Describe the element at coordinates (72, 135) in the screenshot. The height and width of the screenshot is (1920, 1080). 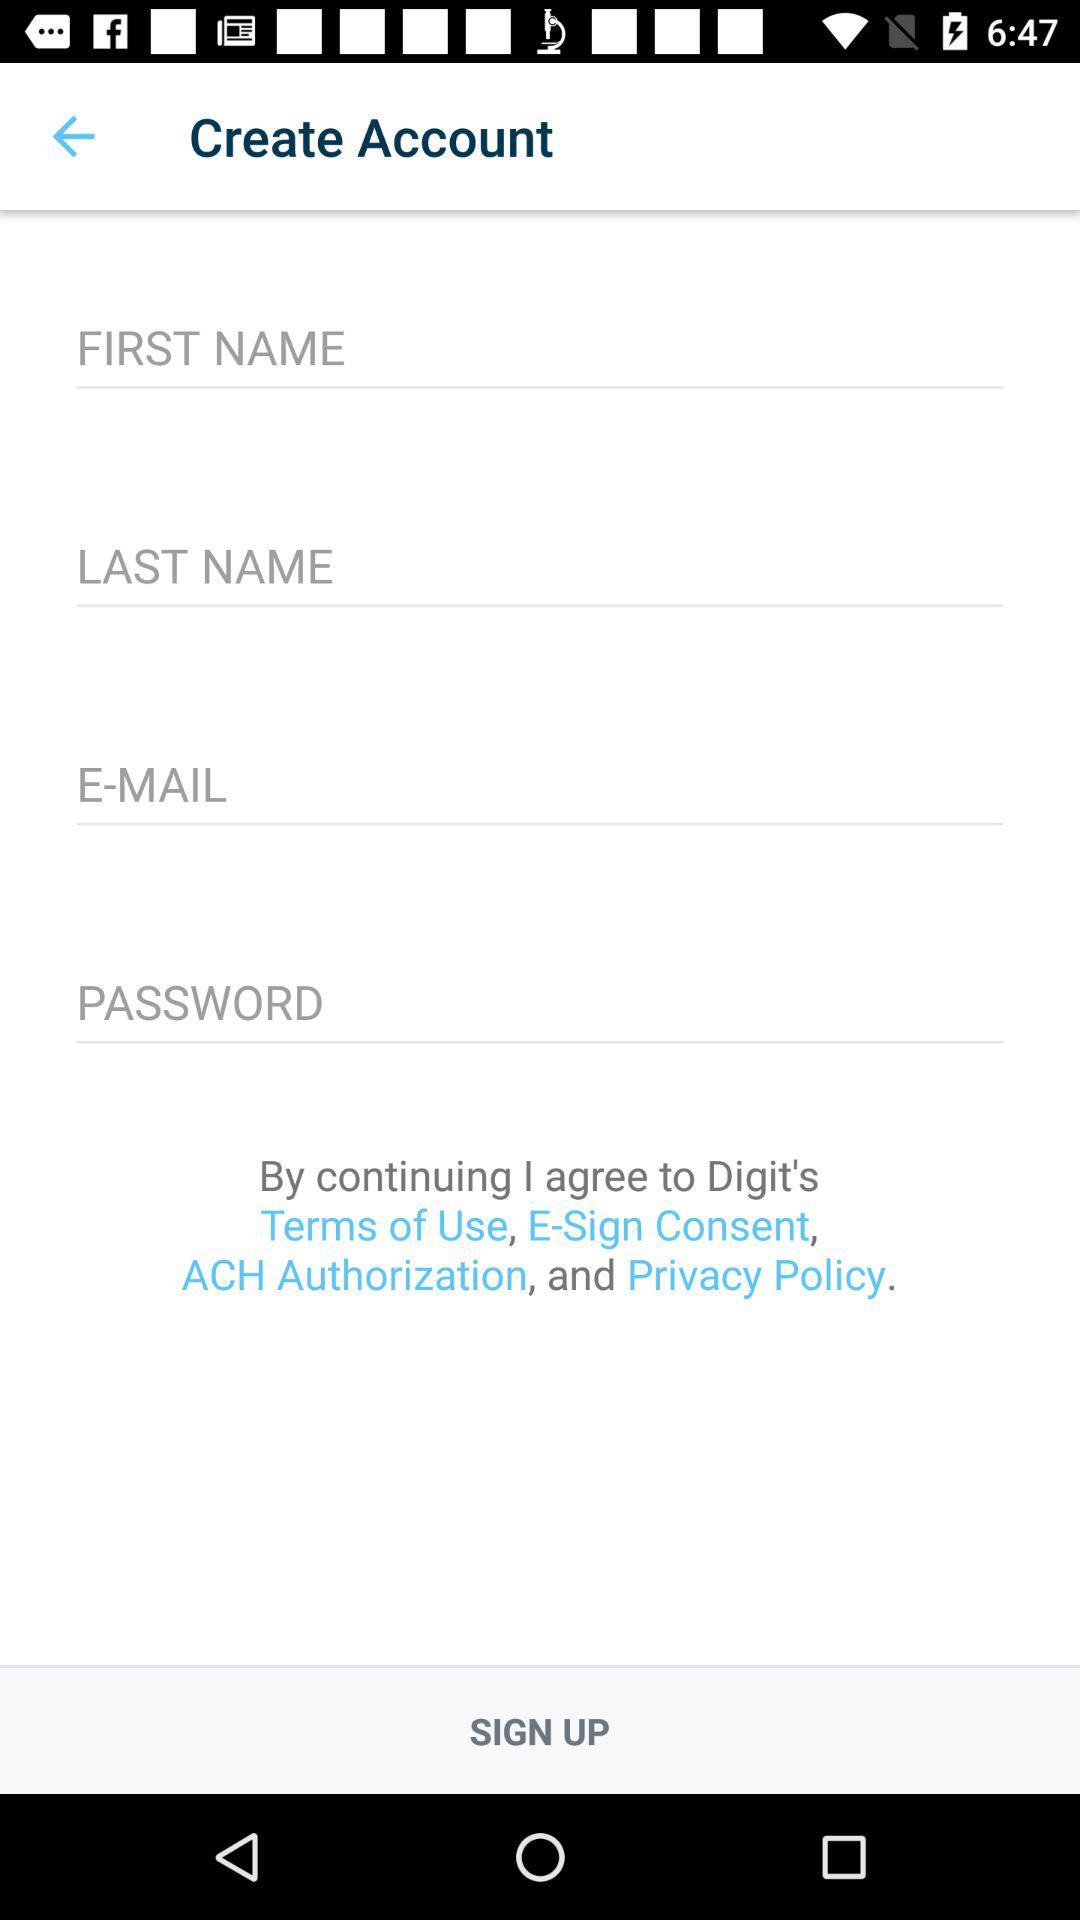
I see `item next to the create account` at that location.